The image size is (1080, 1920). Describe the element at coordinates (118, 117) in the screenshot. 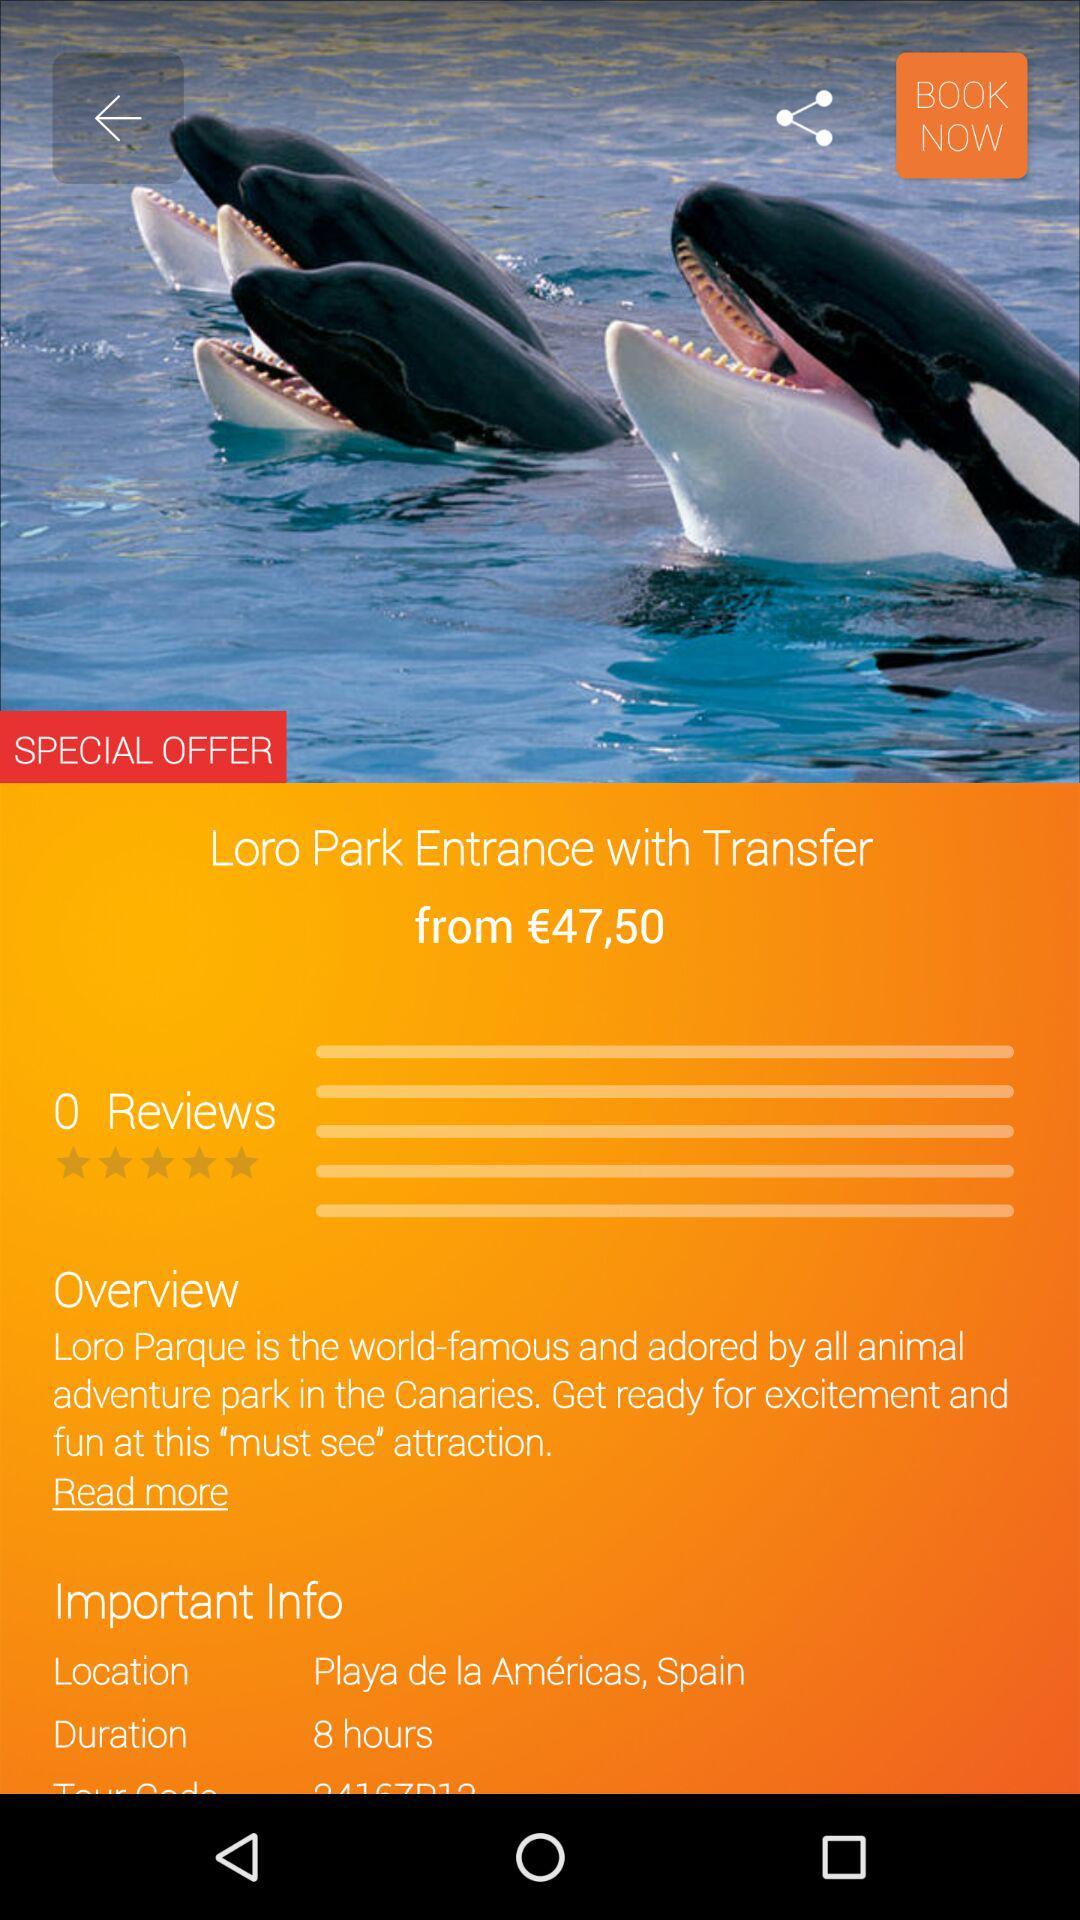

I see `the arrow_backward icon` at that location.